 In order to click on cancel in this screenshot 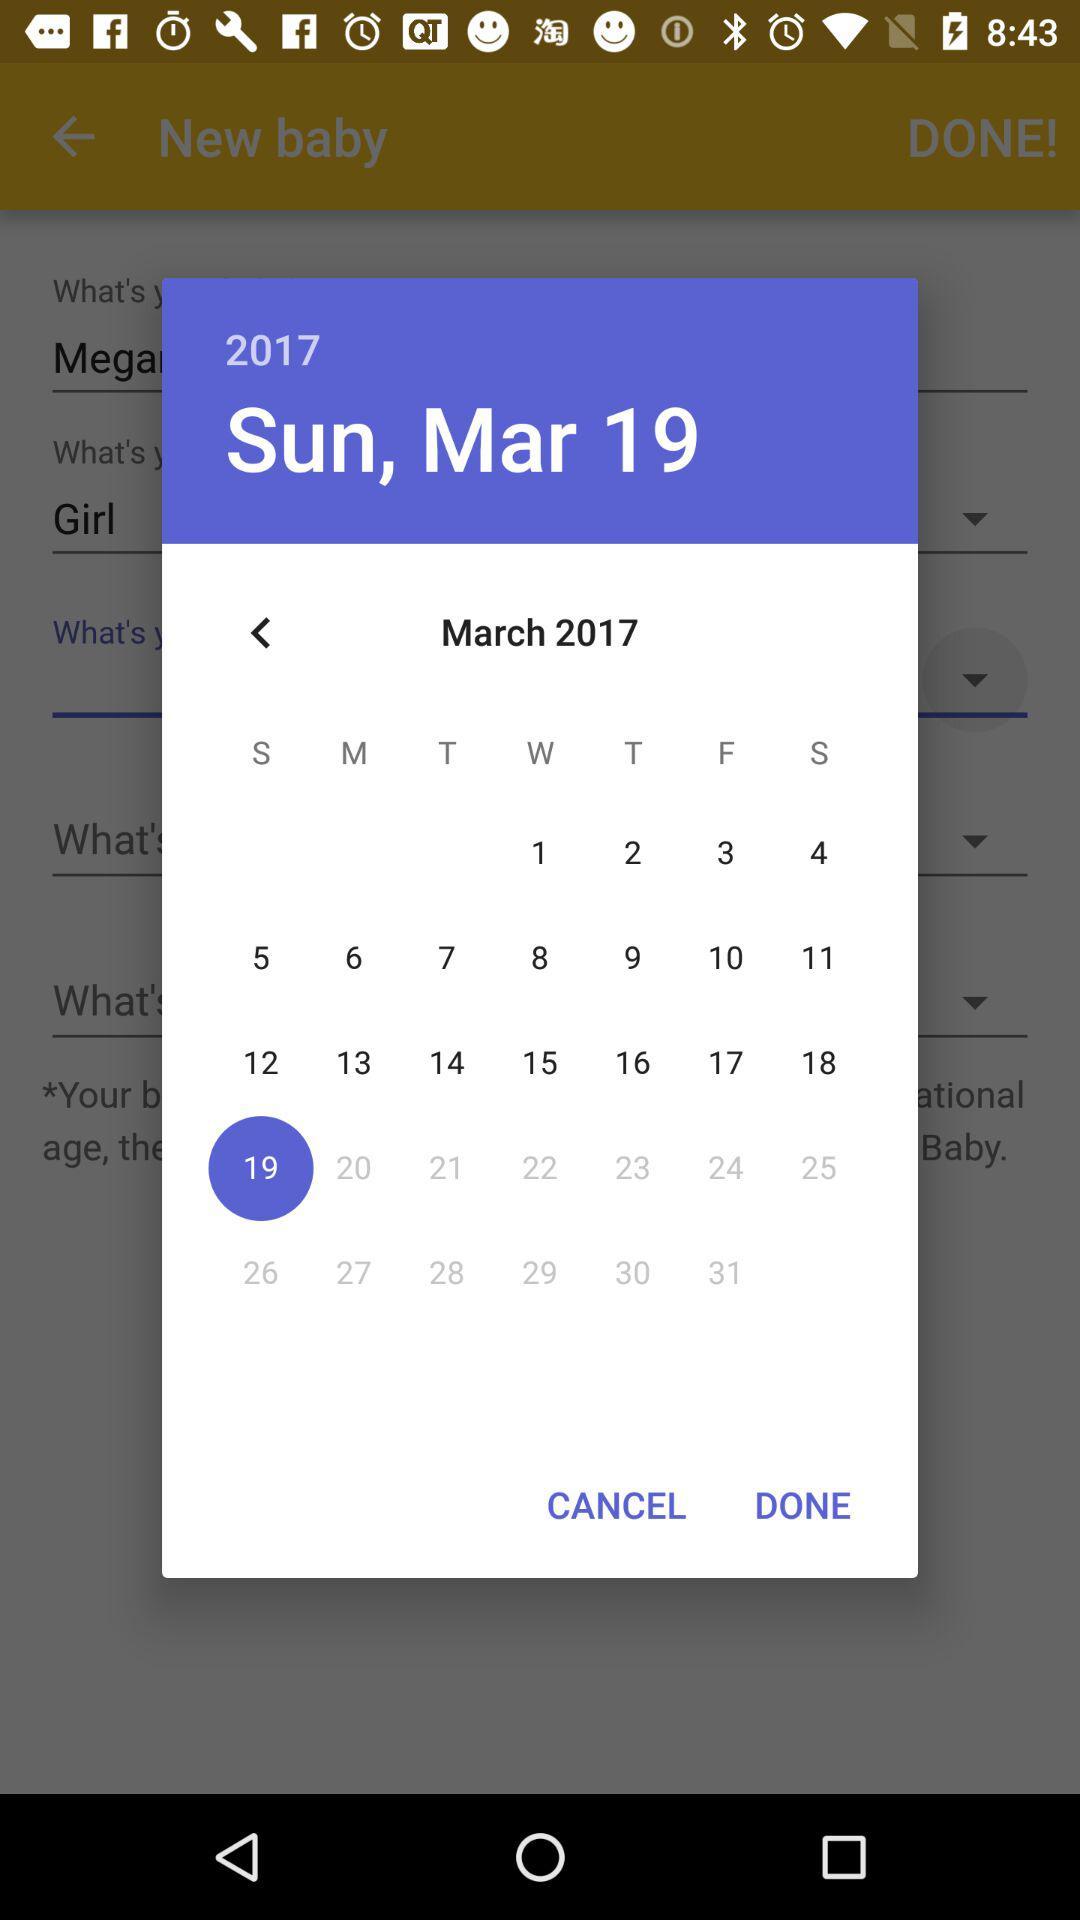, I will do `click(615, 1504)`.